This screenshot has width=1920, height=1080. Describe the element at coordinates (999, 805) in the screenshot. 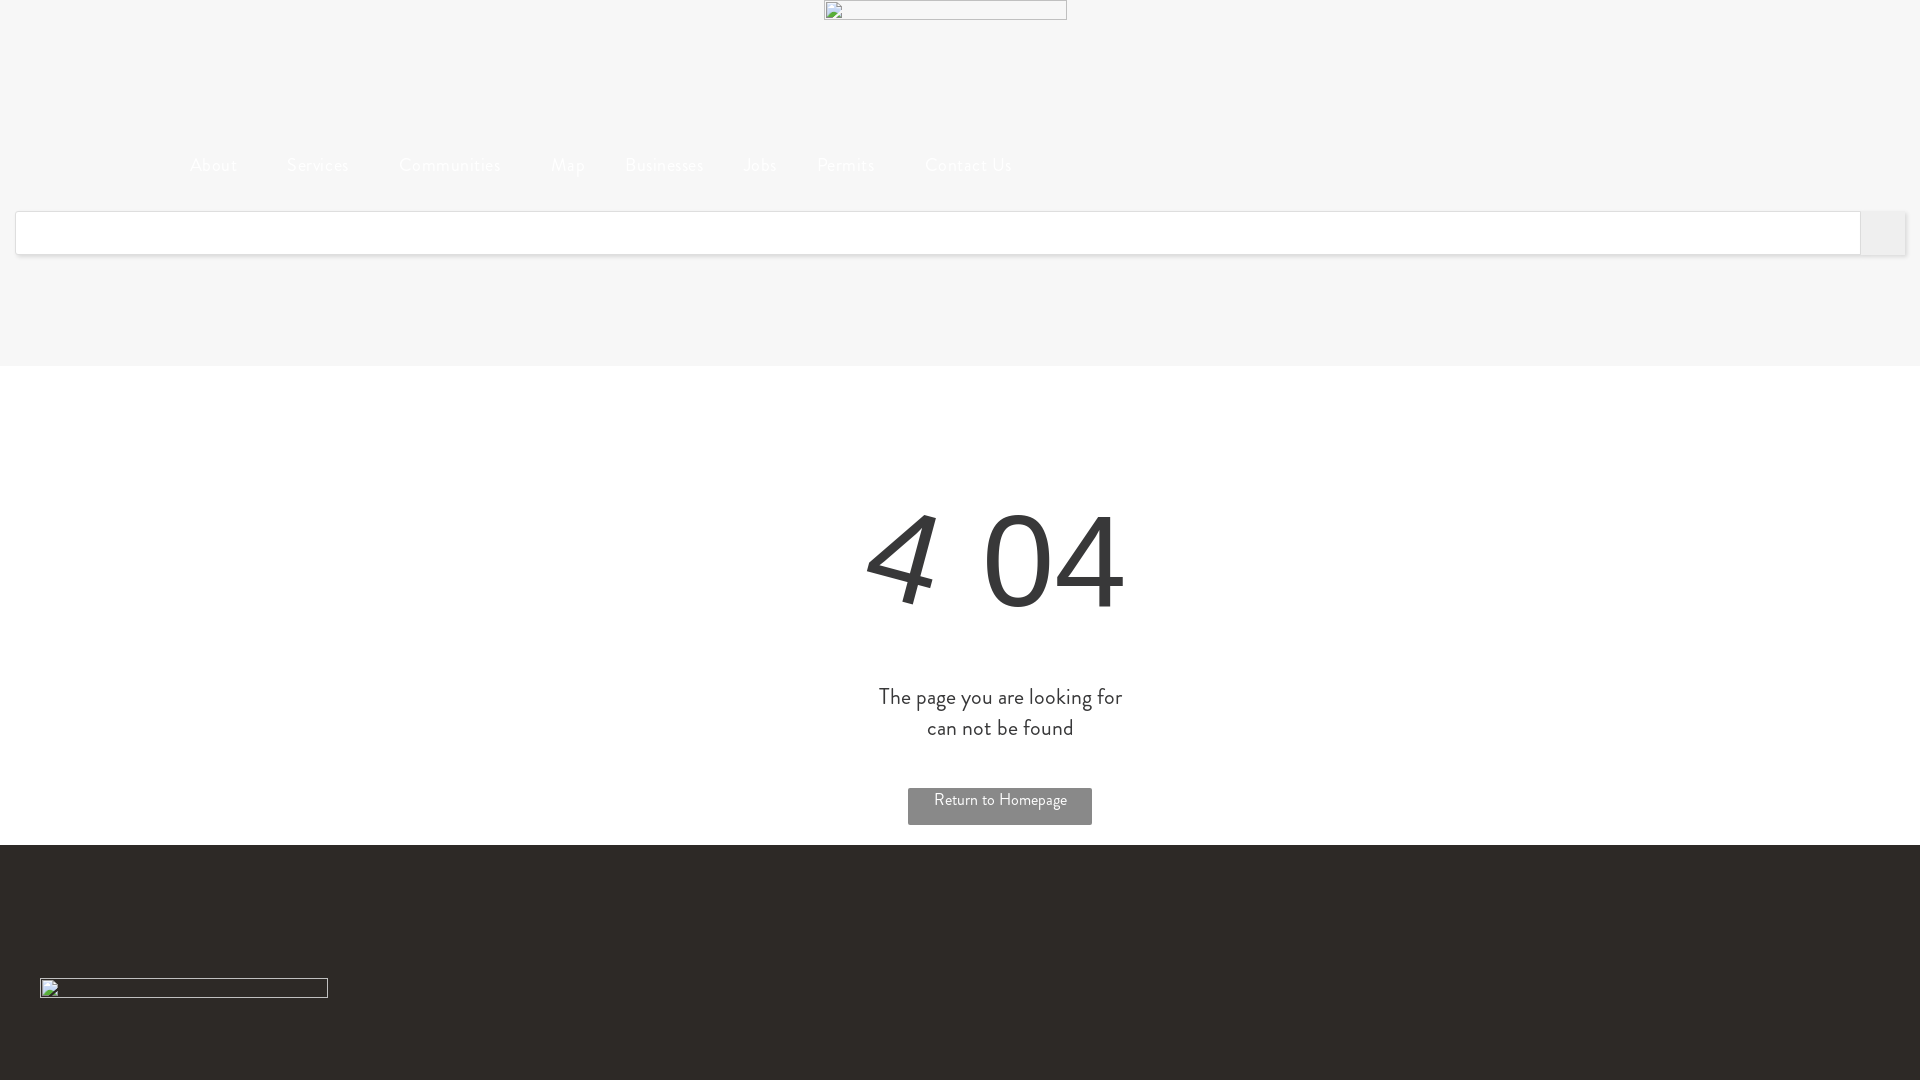

I see `'Return to Homepage'` at that location.